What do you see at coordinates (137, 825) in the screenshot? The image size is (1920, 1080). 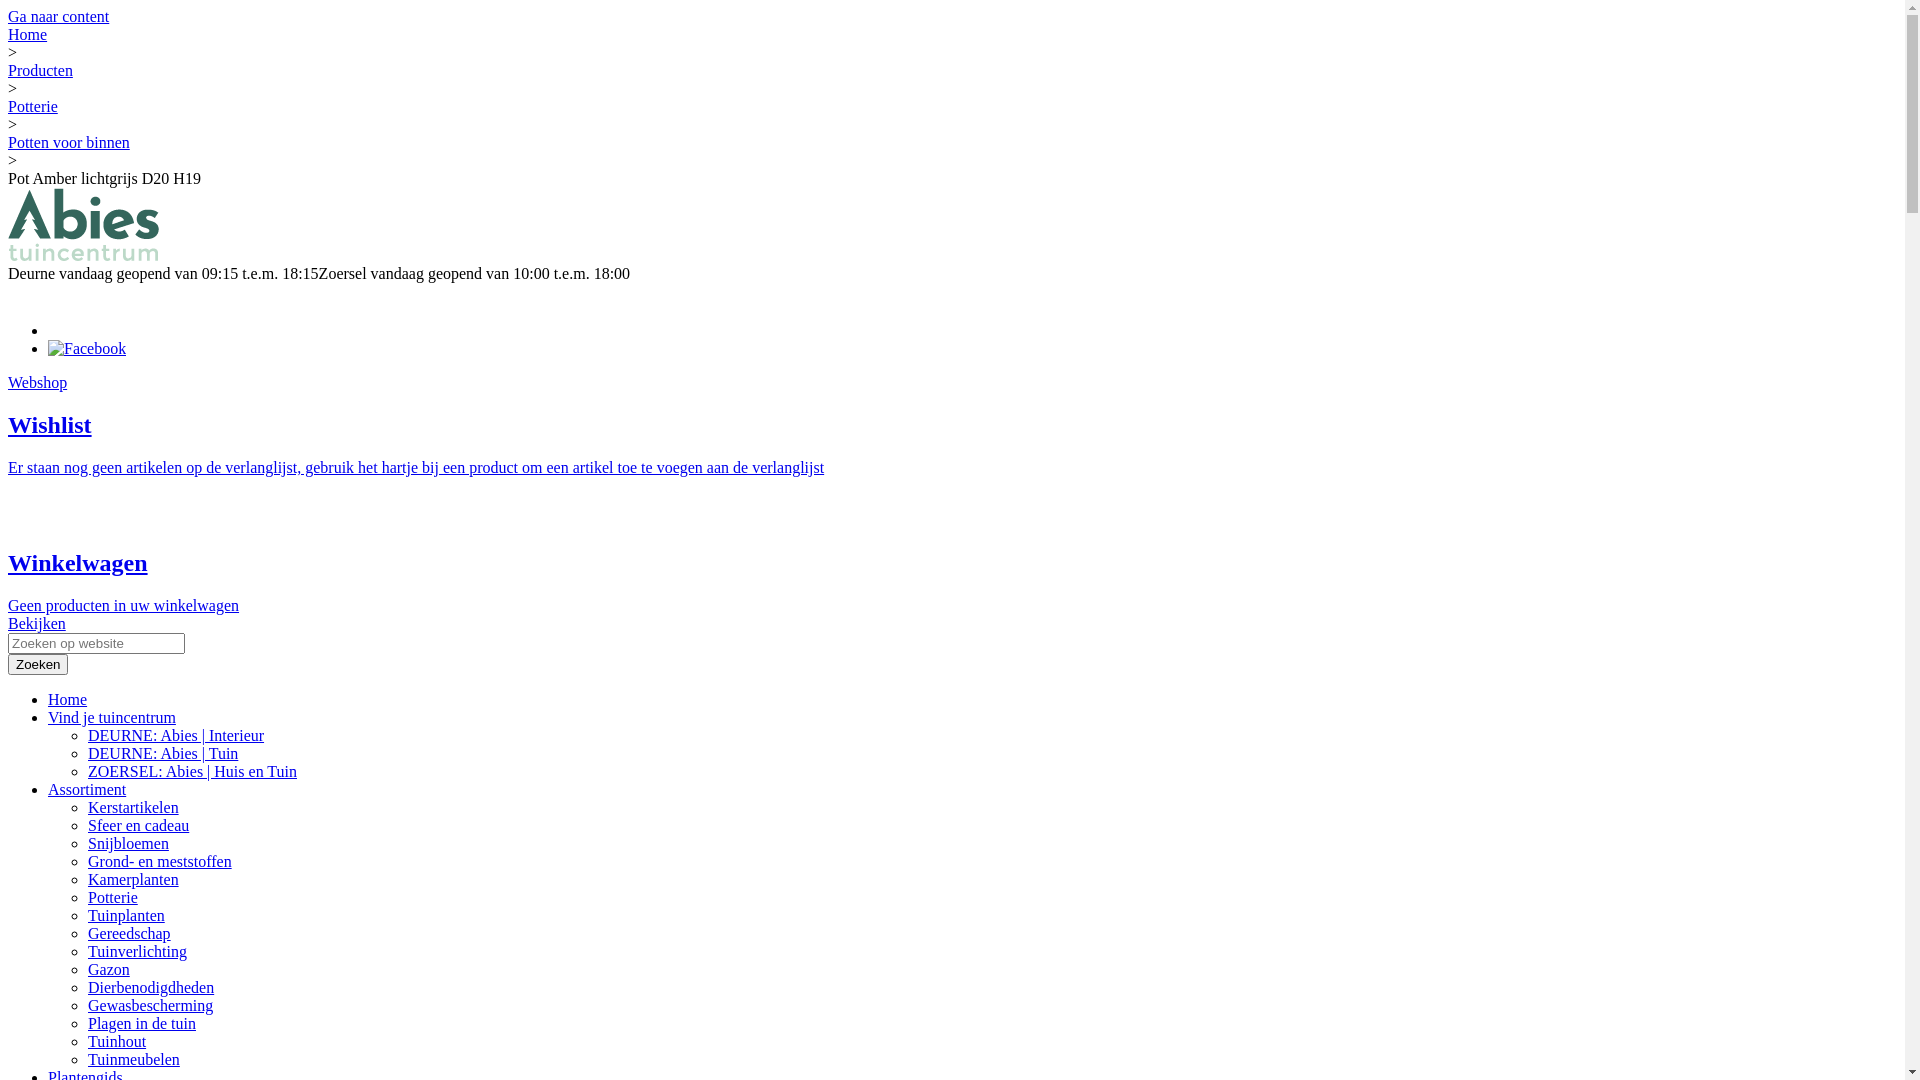 I see `'Sfeer en cadeau'` at bounding box center [137, 825].